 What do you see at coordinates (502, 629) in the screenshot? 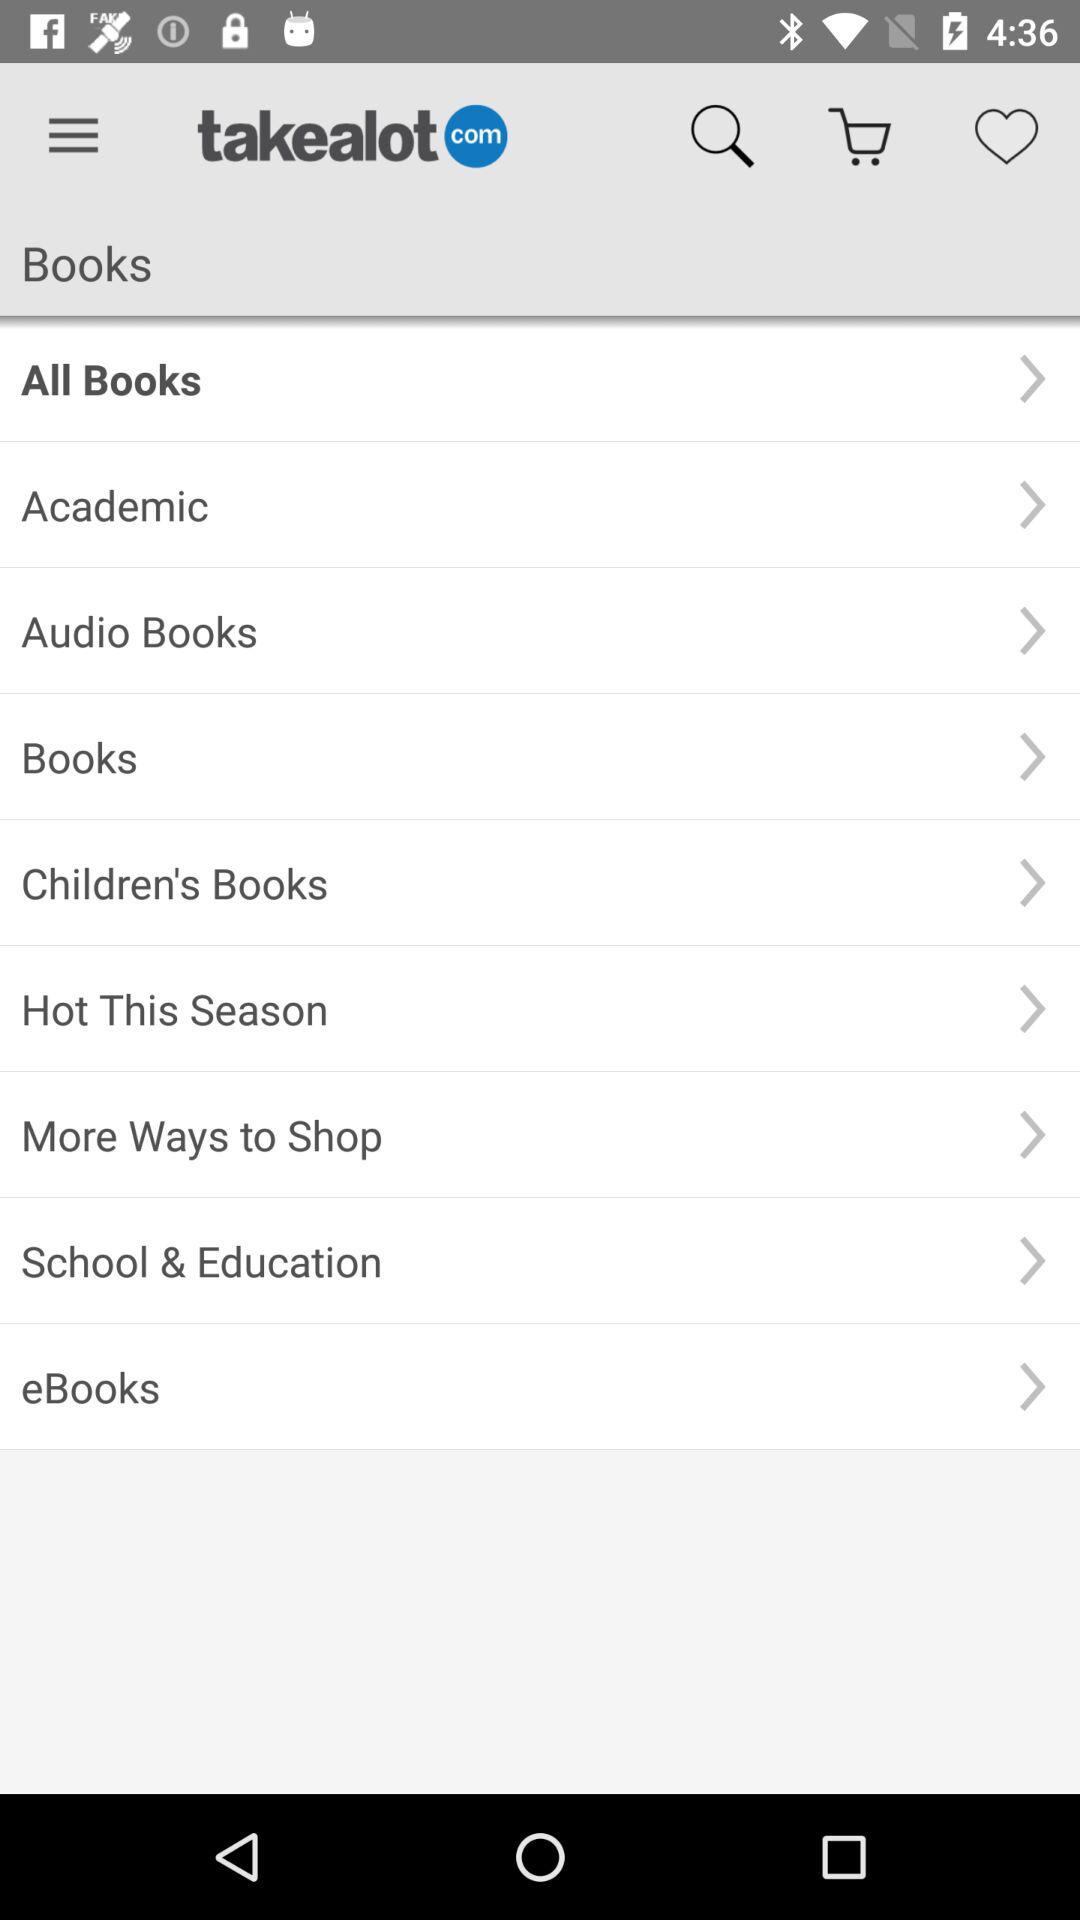
I see `the audio books` at bounding box center [502, 629].